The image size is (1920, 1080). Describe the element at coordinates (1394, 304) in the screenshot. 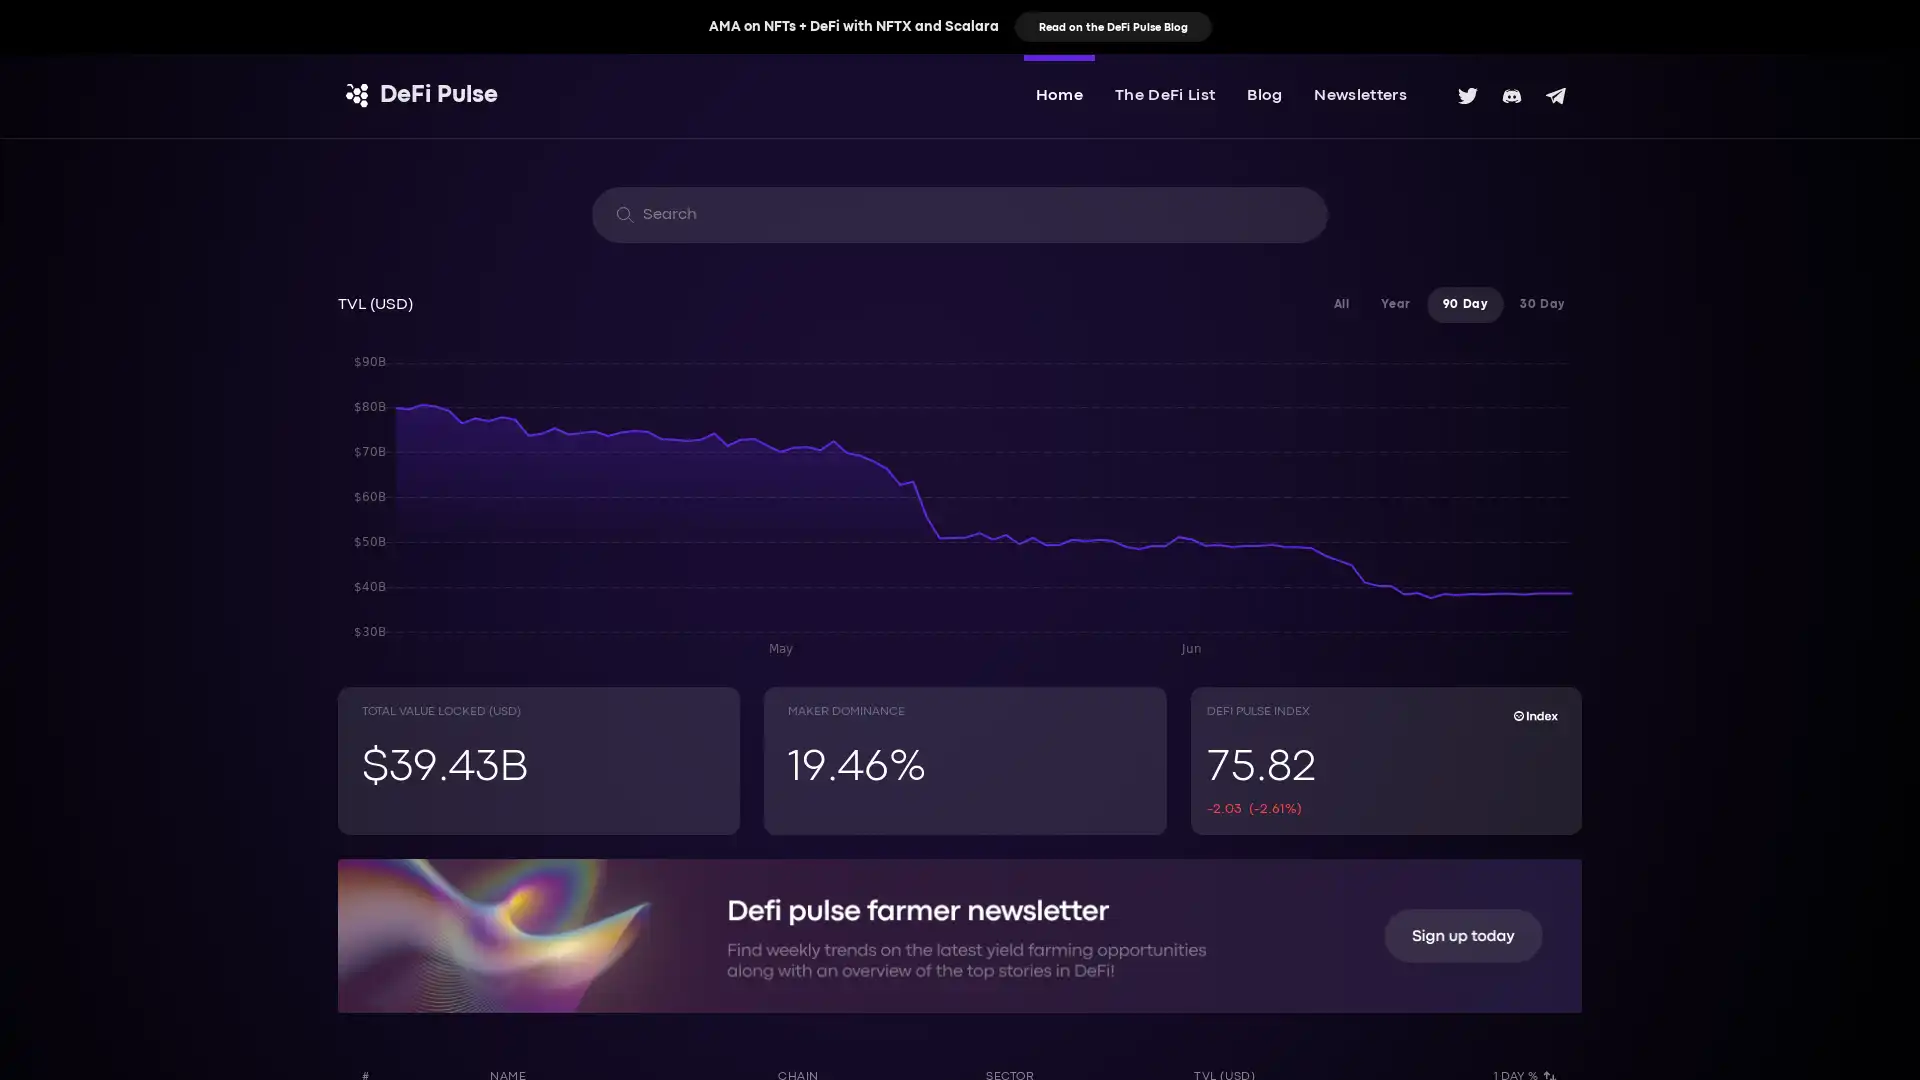

I see `Year` at that location.